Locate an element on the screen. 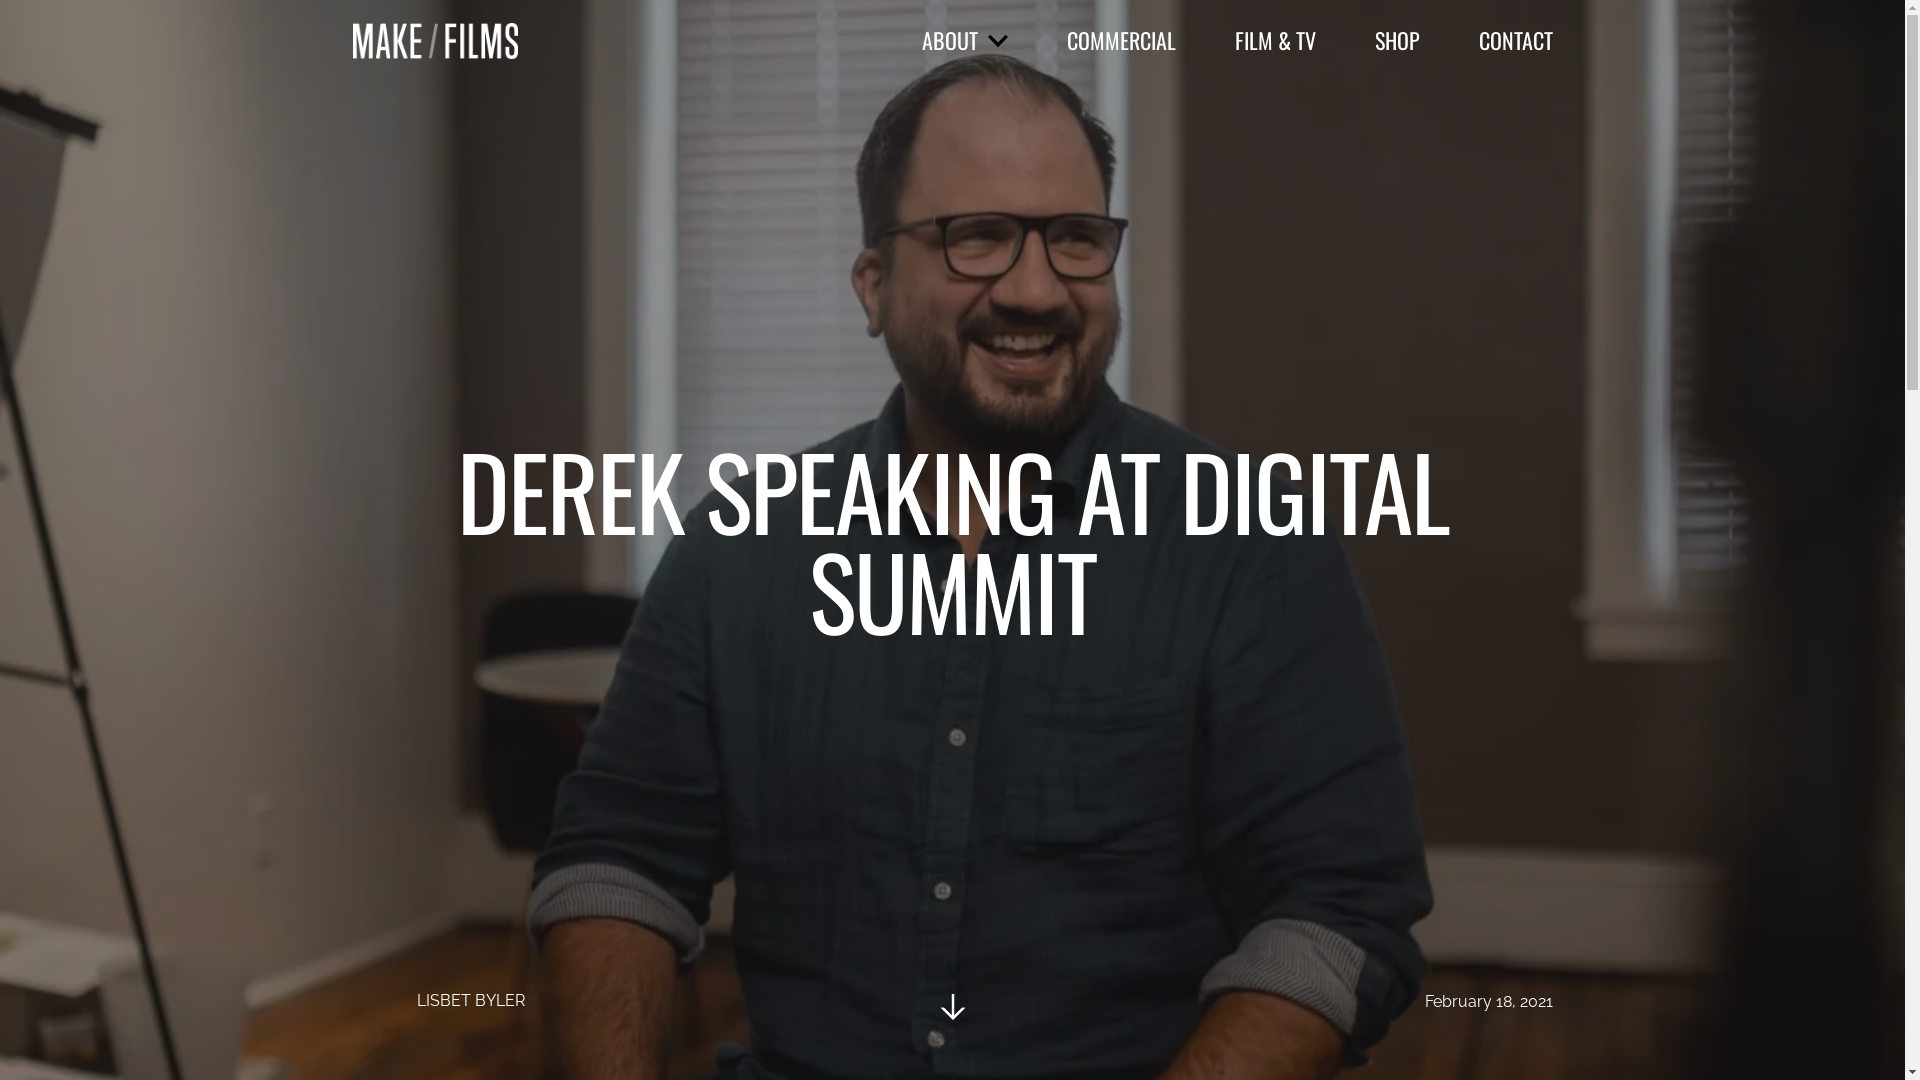 This screenshot has height=1080, width=1920. 'COMMERCIAL' is located at coordinates (1064, 39).